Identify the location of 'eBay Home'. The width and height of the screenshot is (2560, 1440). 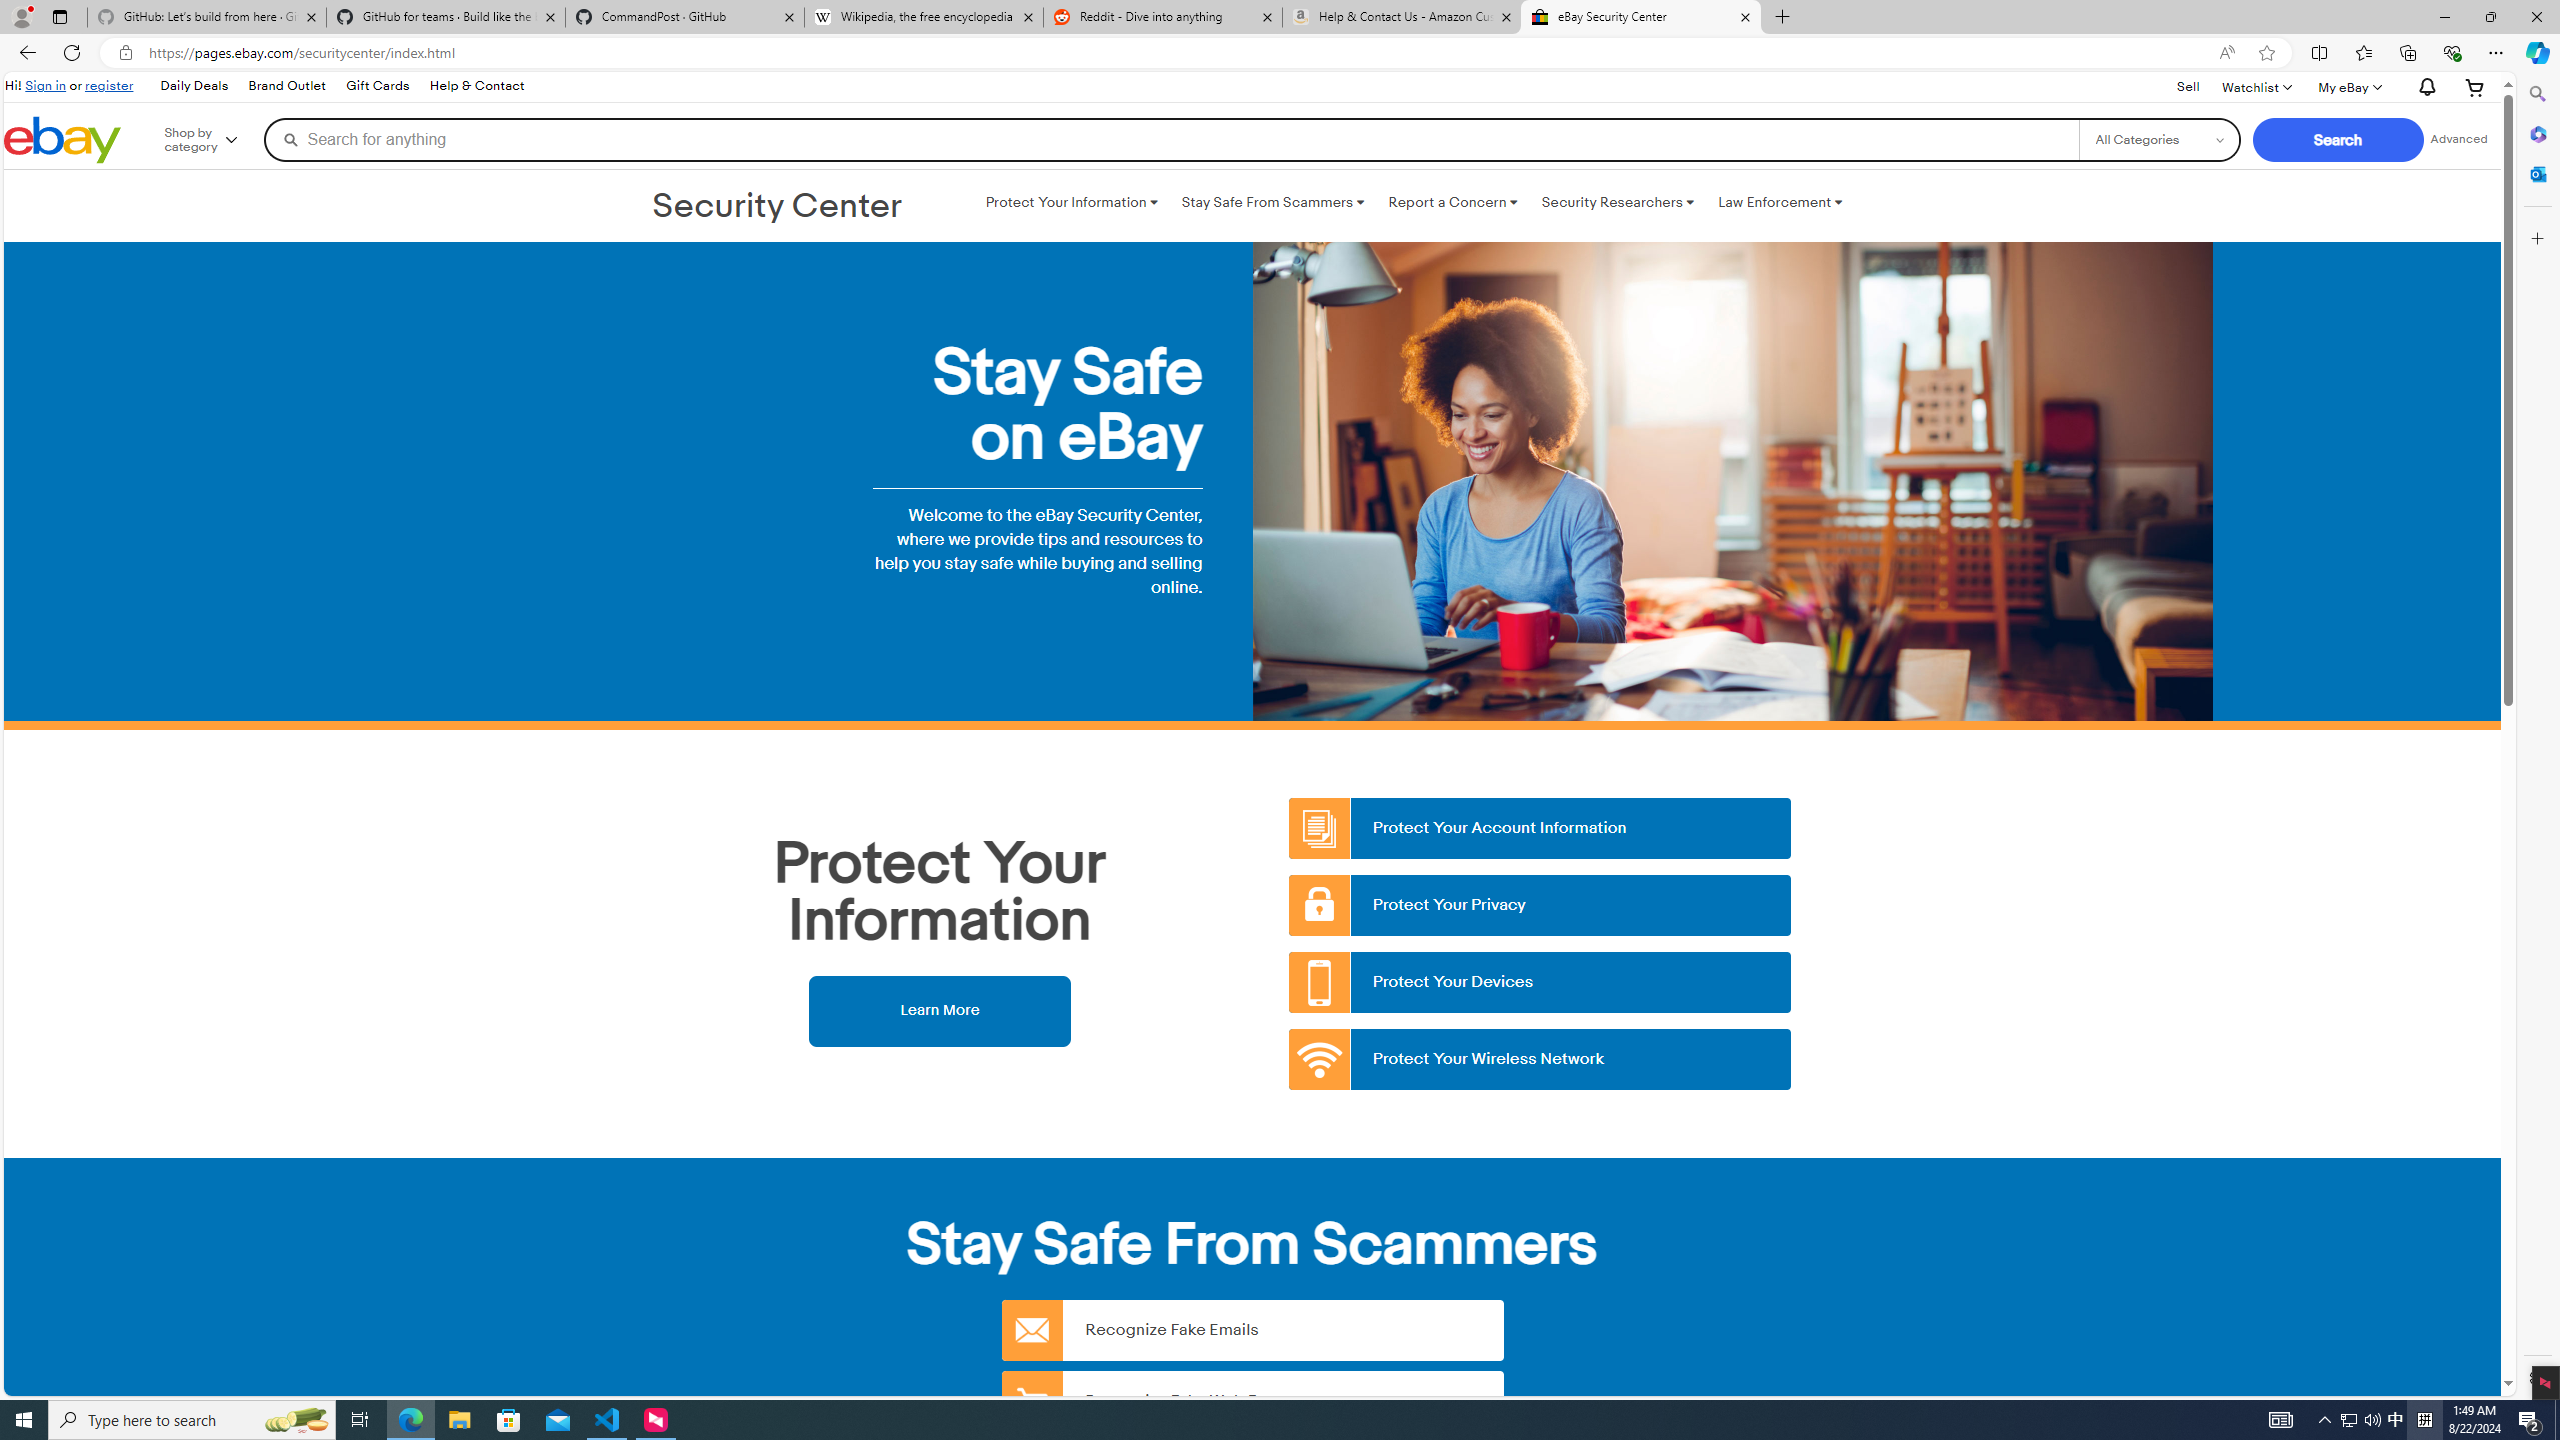
(61, 139).